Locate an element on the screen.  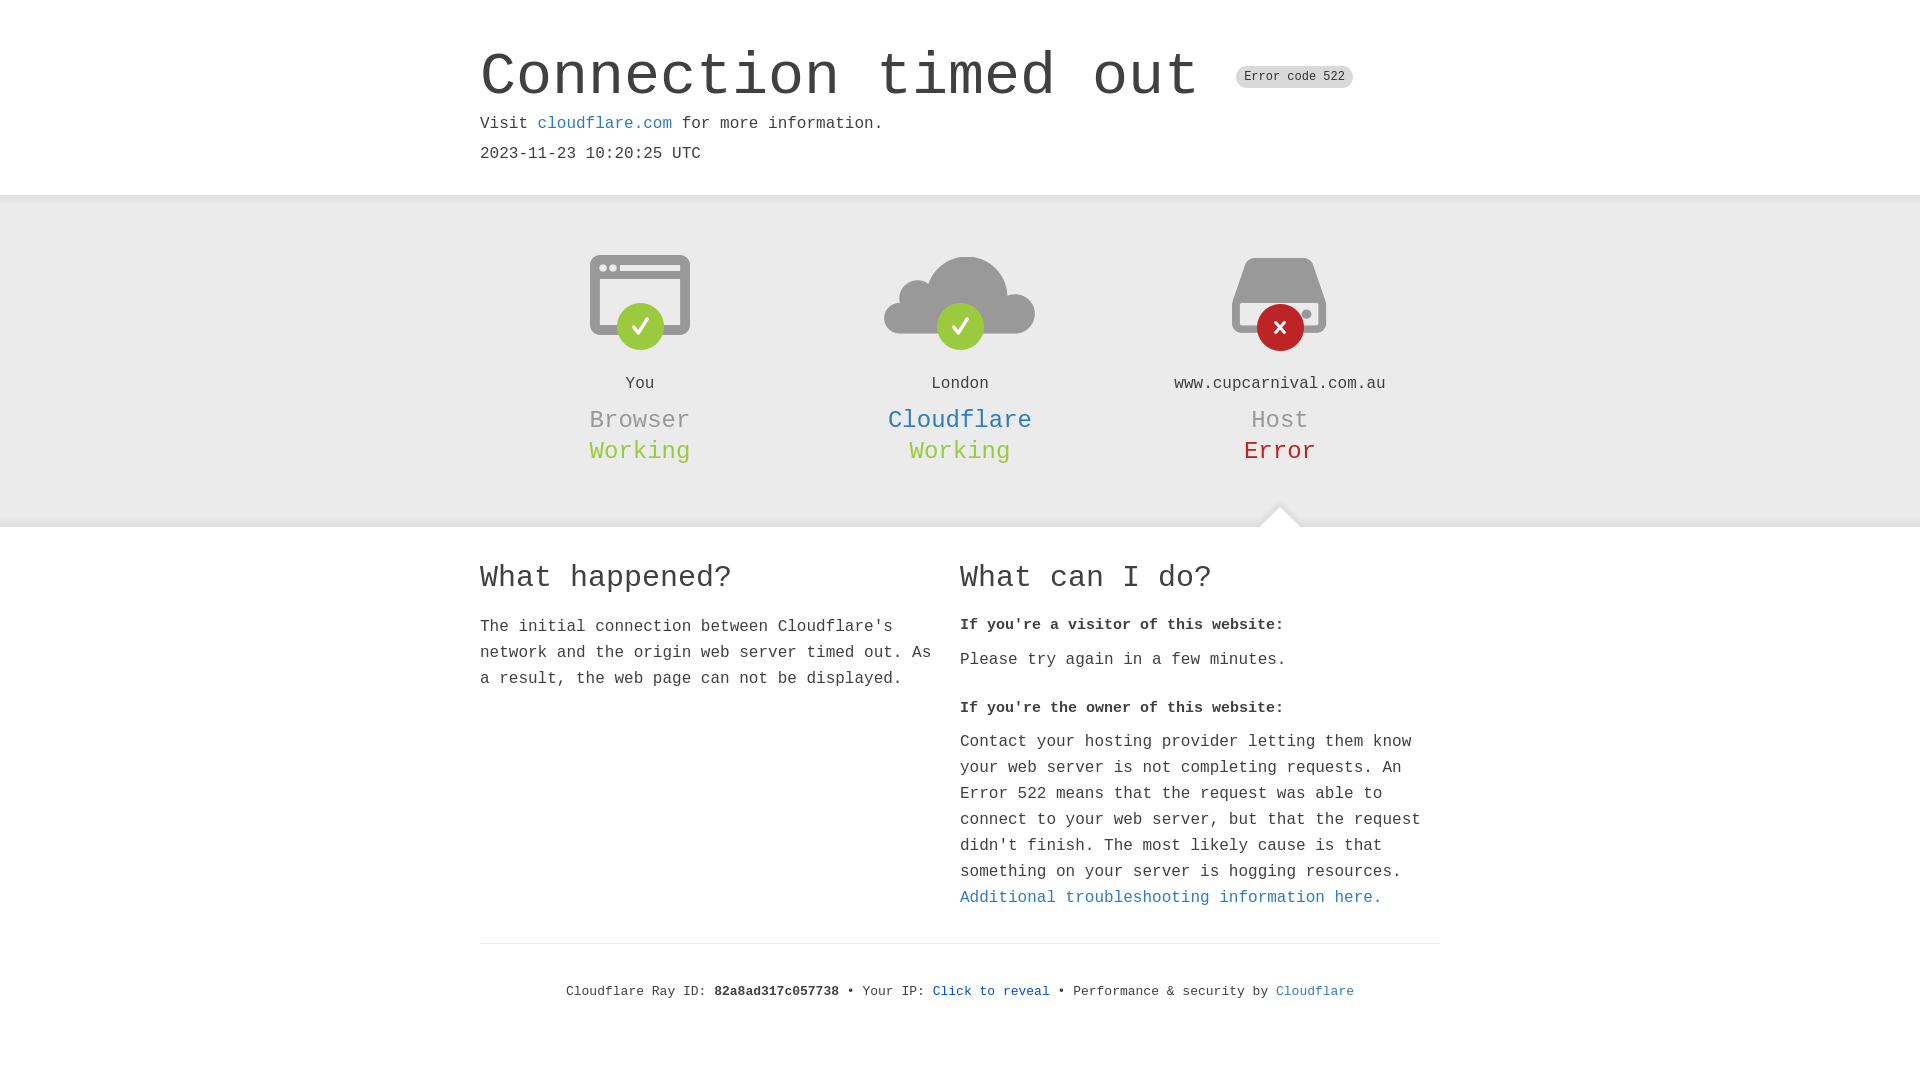
'cloudflare.com' is located at coordinates (603, 123).